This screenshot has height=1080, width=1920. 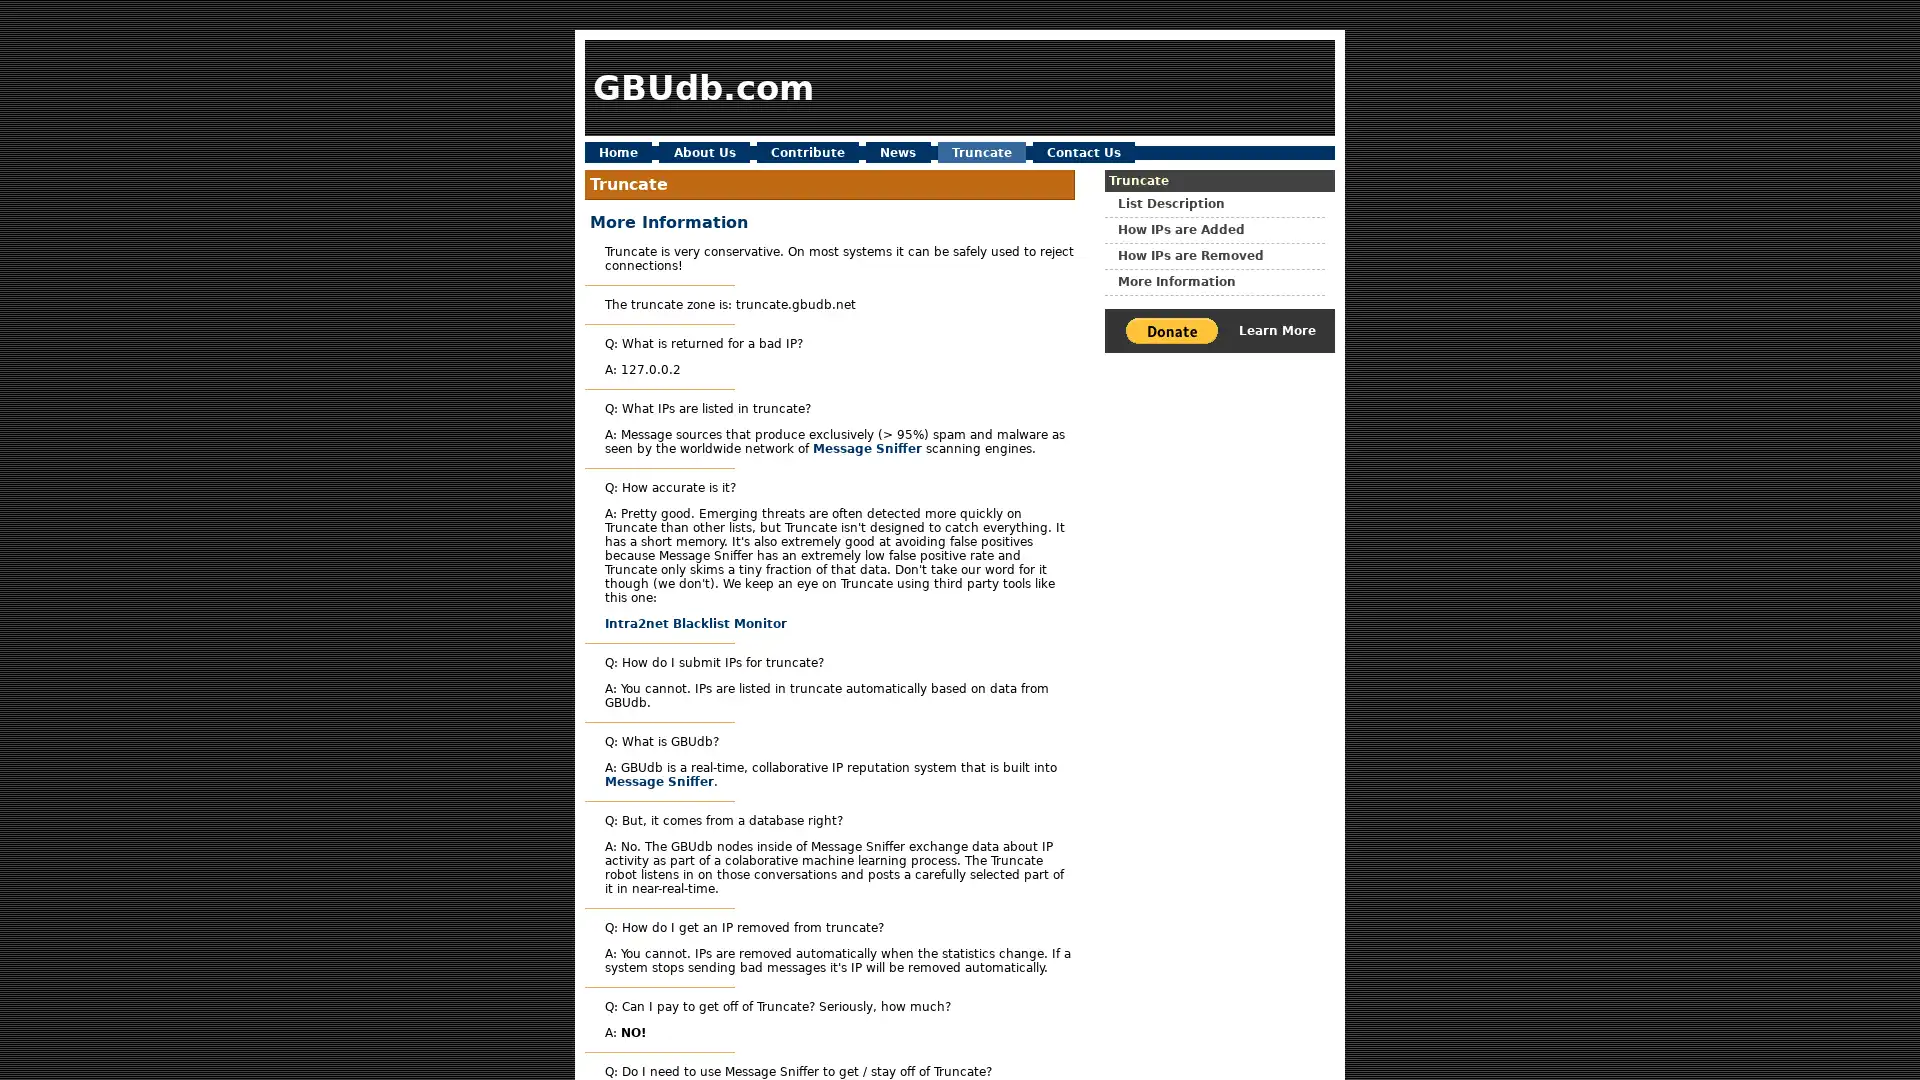 What do you see at coordinates (1171, 329) in the screenshot?
I see `PayPal - The safer, easier way to pay online!` at bounding box center [1171, 329].